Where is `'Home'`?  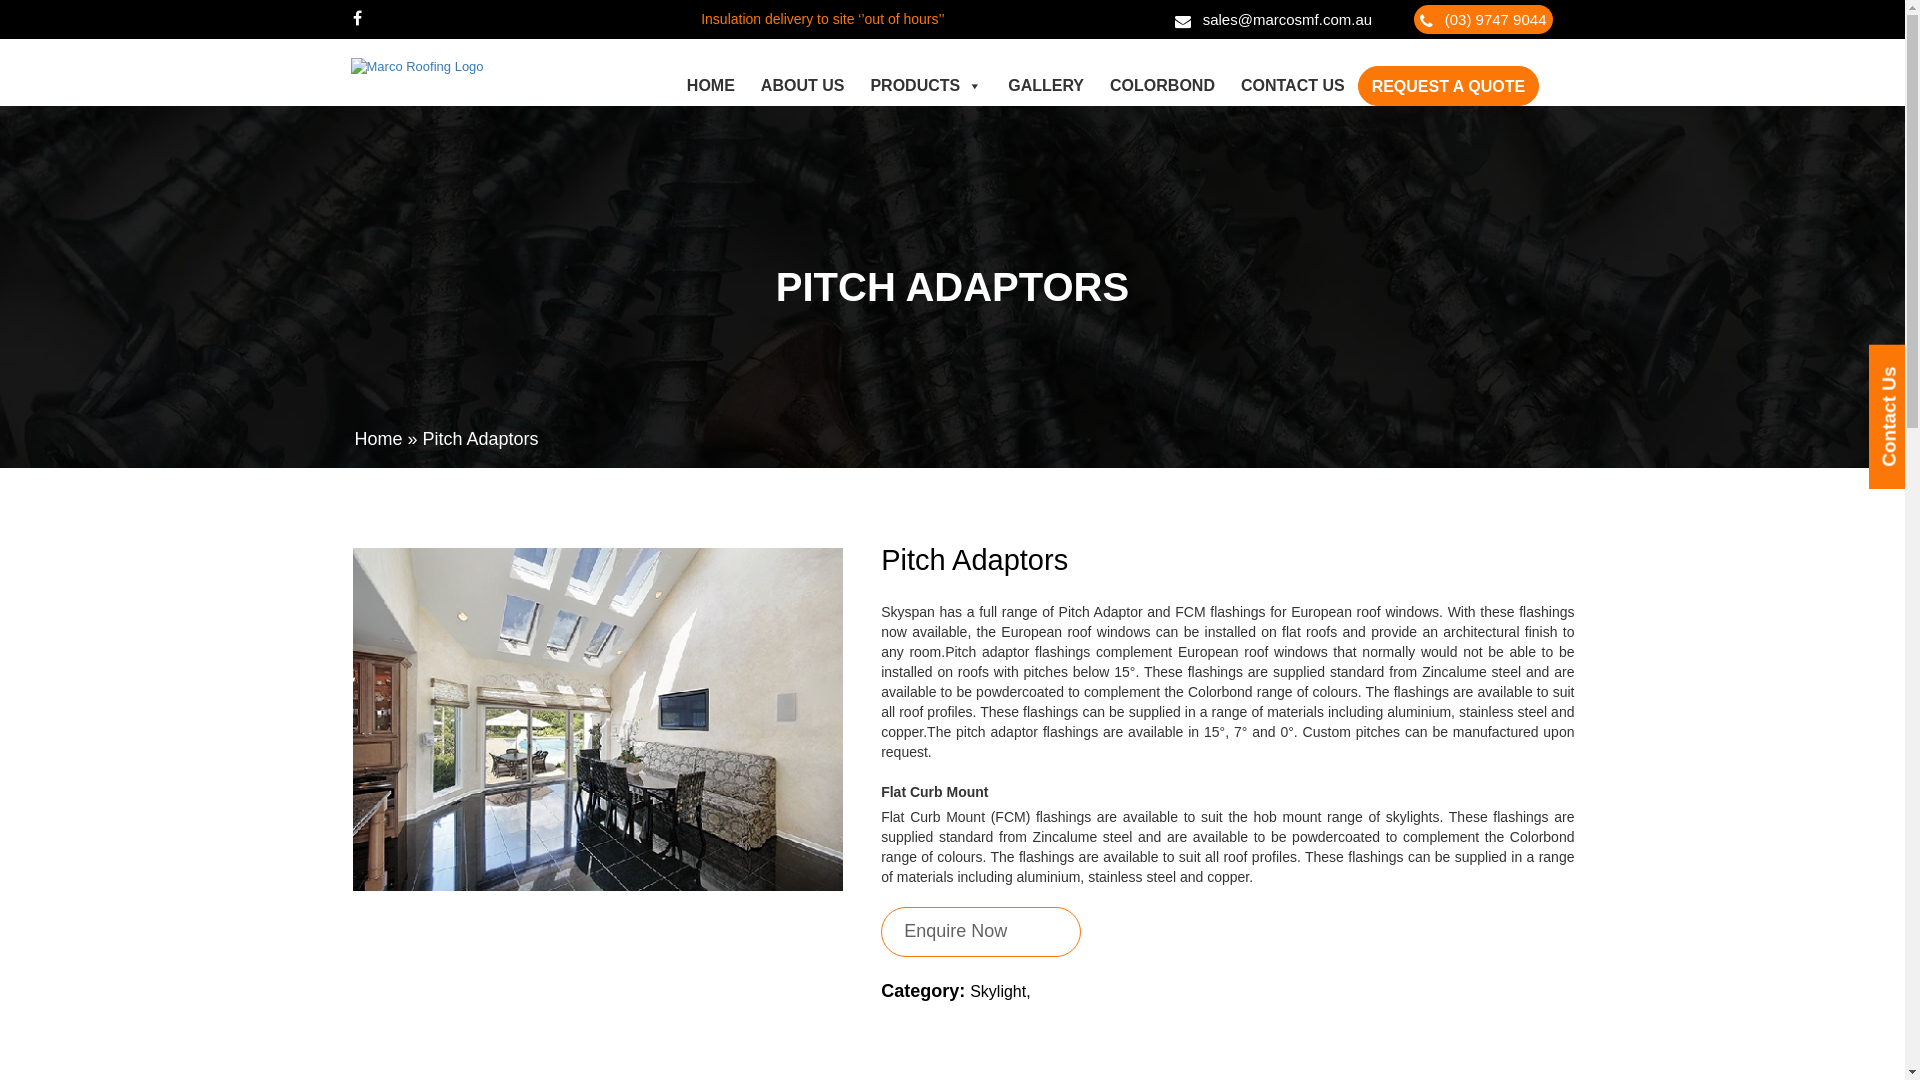
'Home' is located at coordinates (378, 438).